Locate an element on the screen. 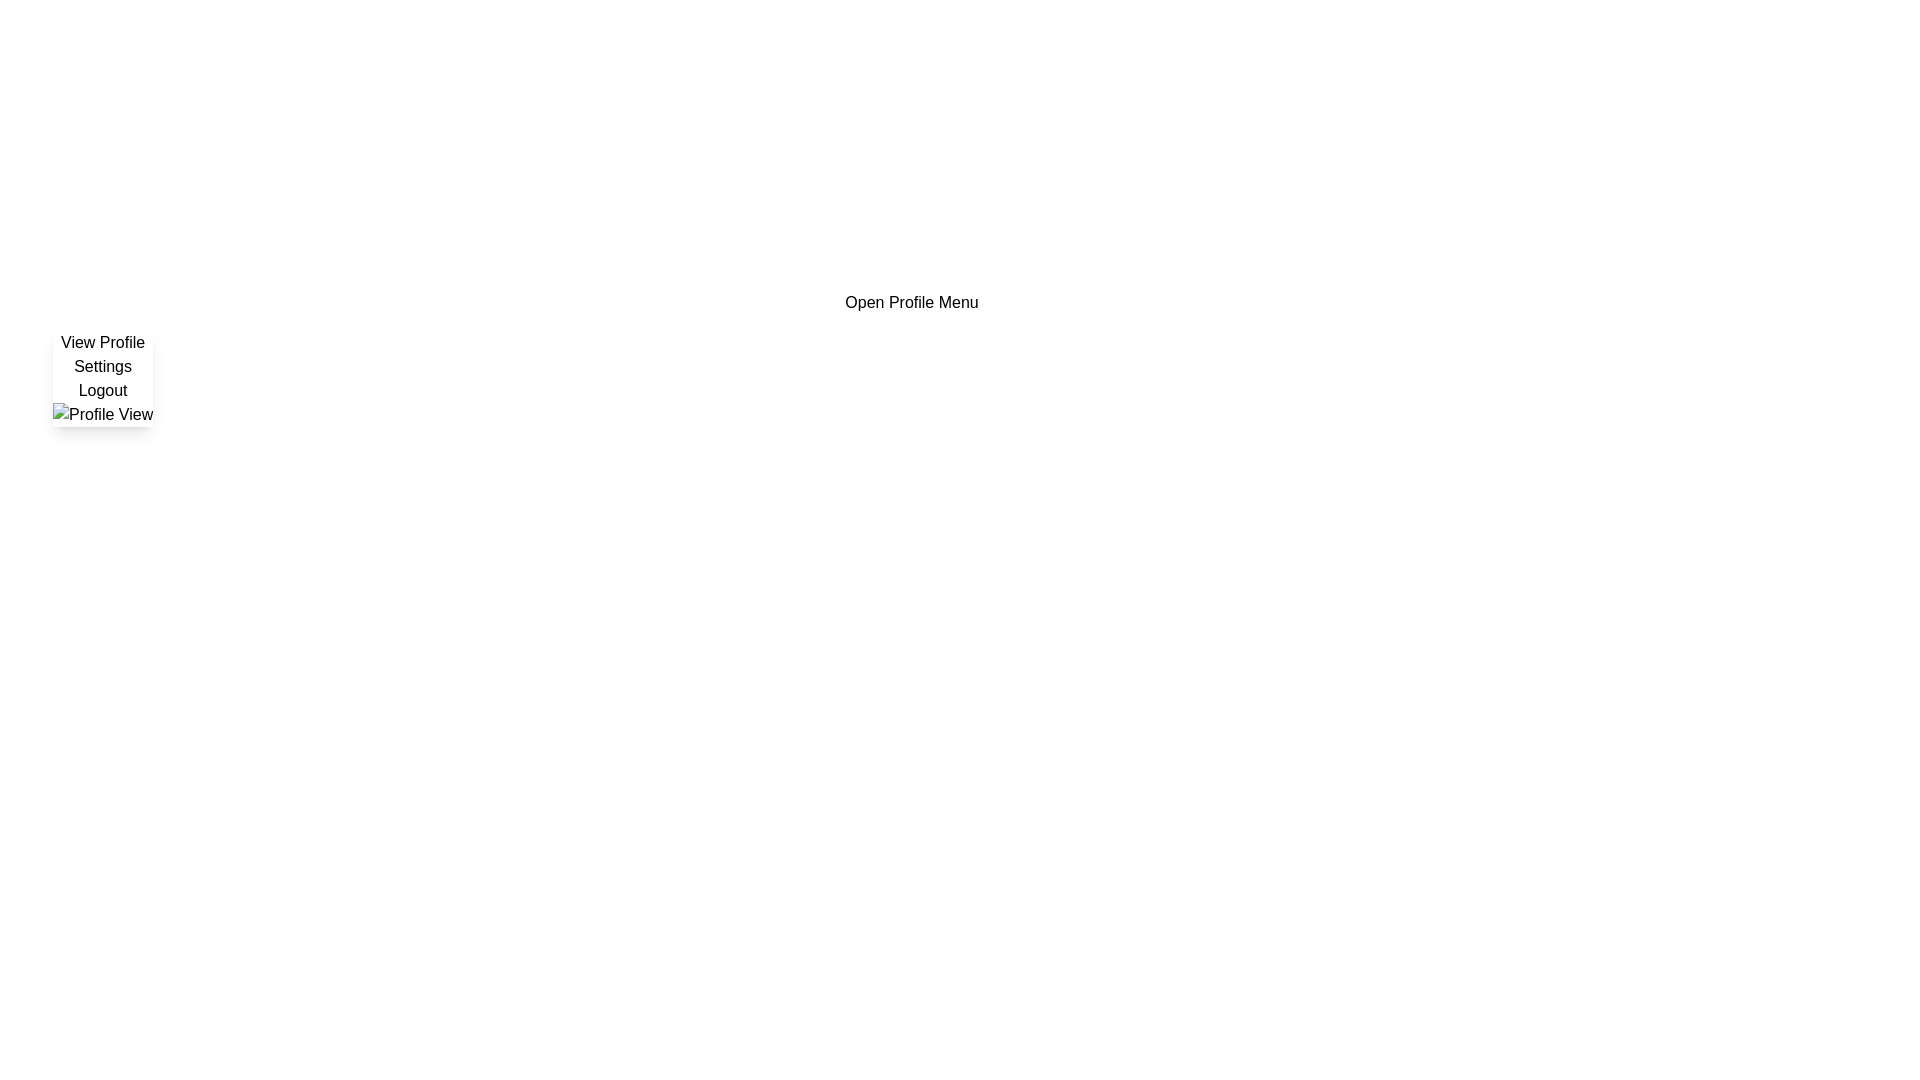  the button that opens the user profile menu is located at coordinates (911, 303).